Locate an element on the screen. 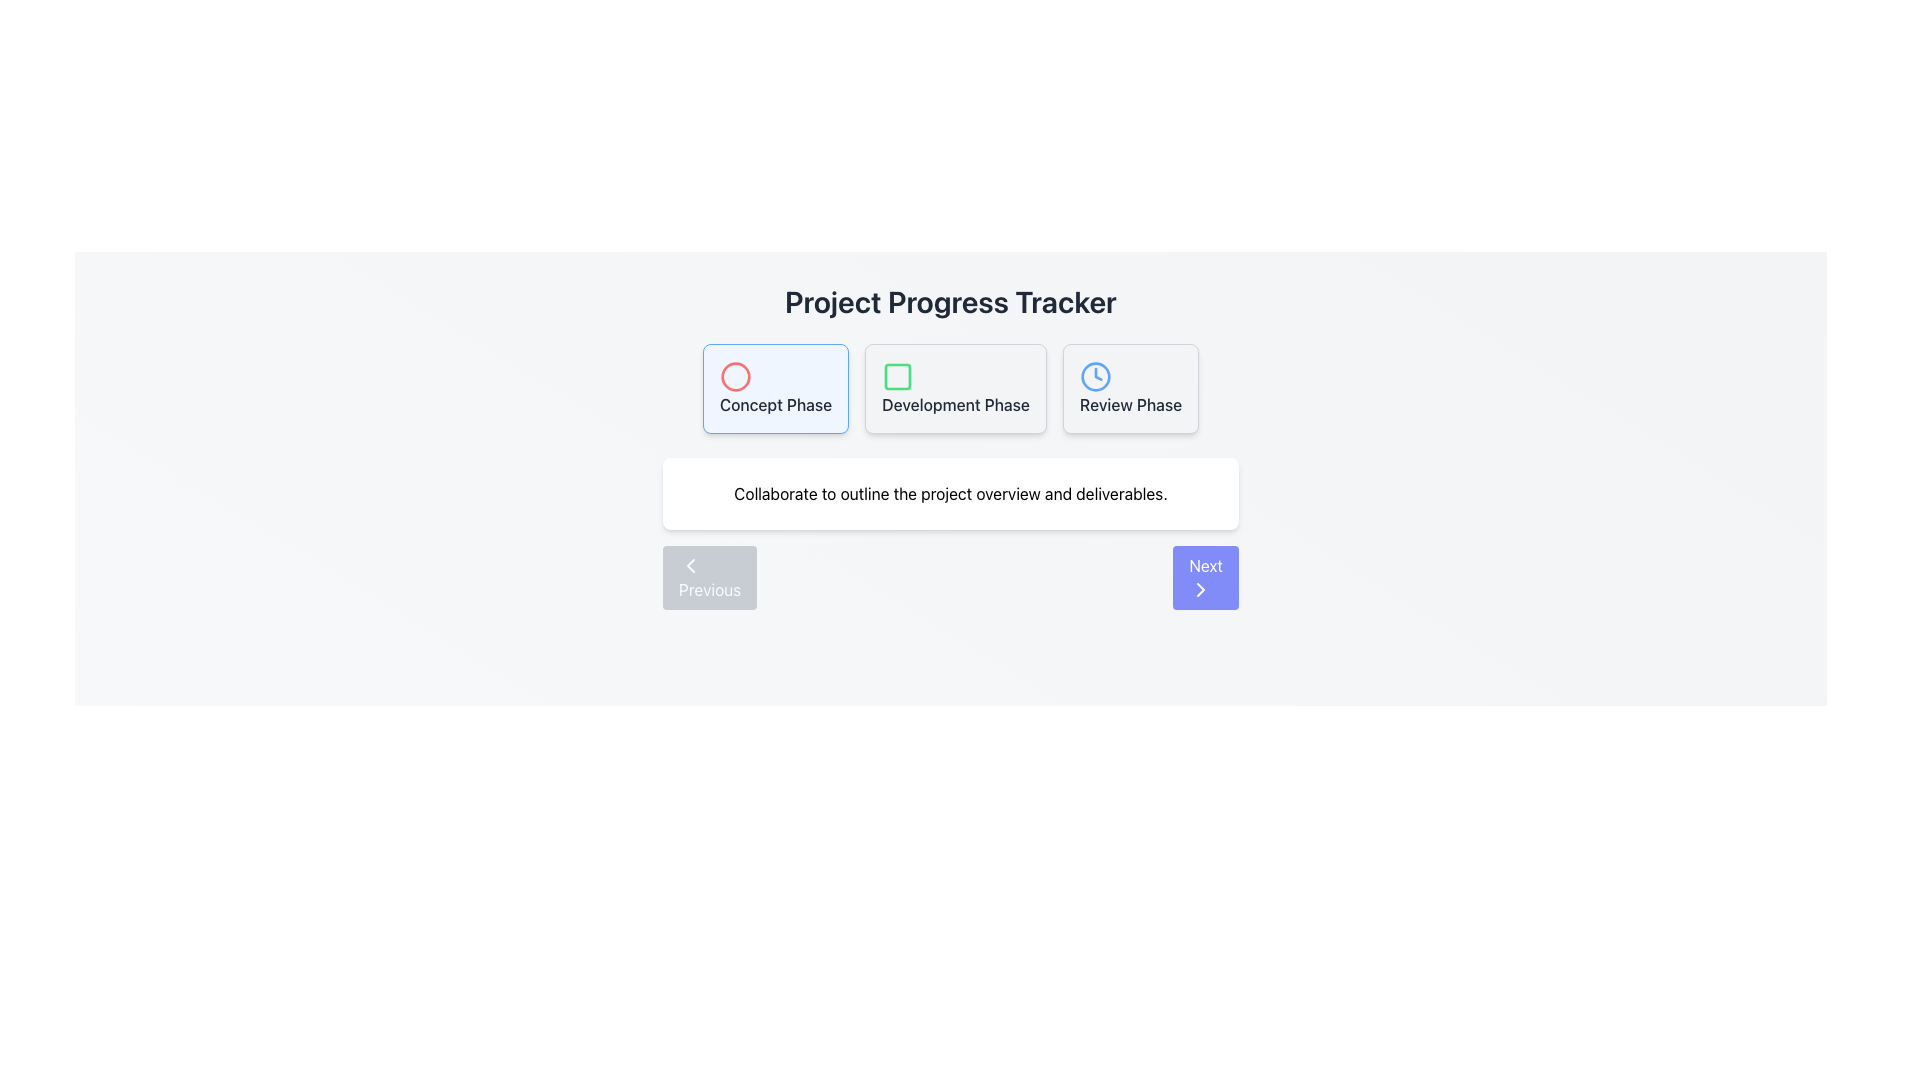 This screenshot has height=1080, width=1920. the small square icon with rounded corners located centrally within the 'Development Phase' card of the 'Project Progress Tracker' is located at coordinates (897, 377).